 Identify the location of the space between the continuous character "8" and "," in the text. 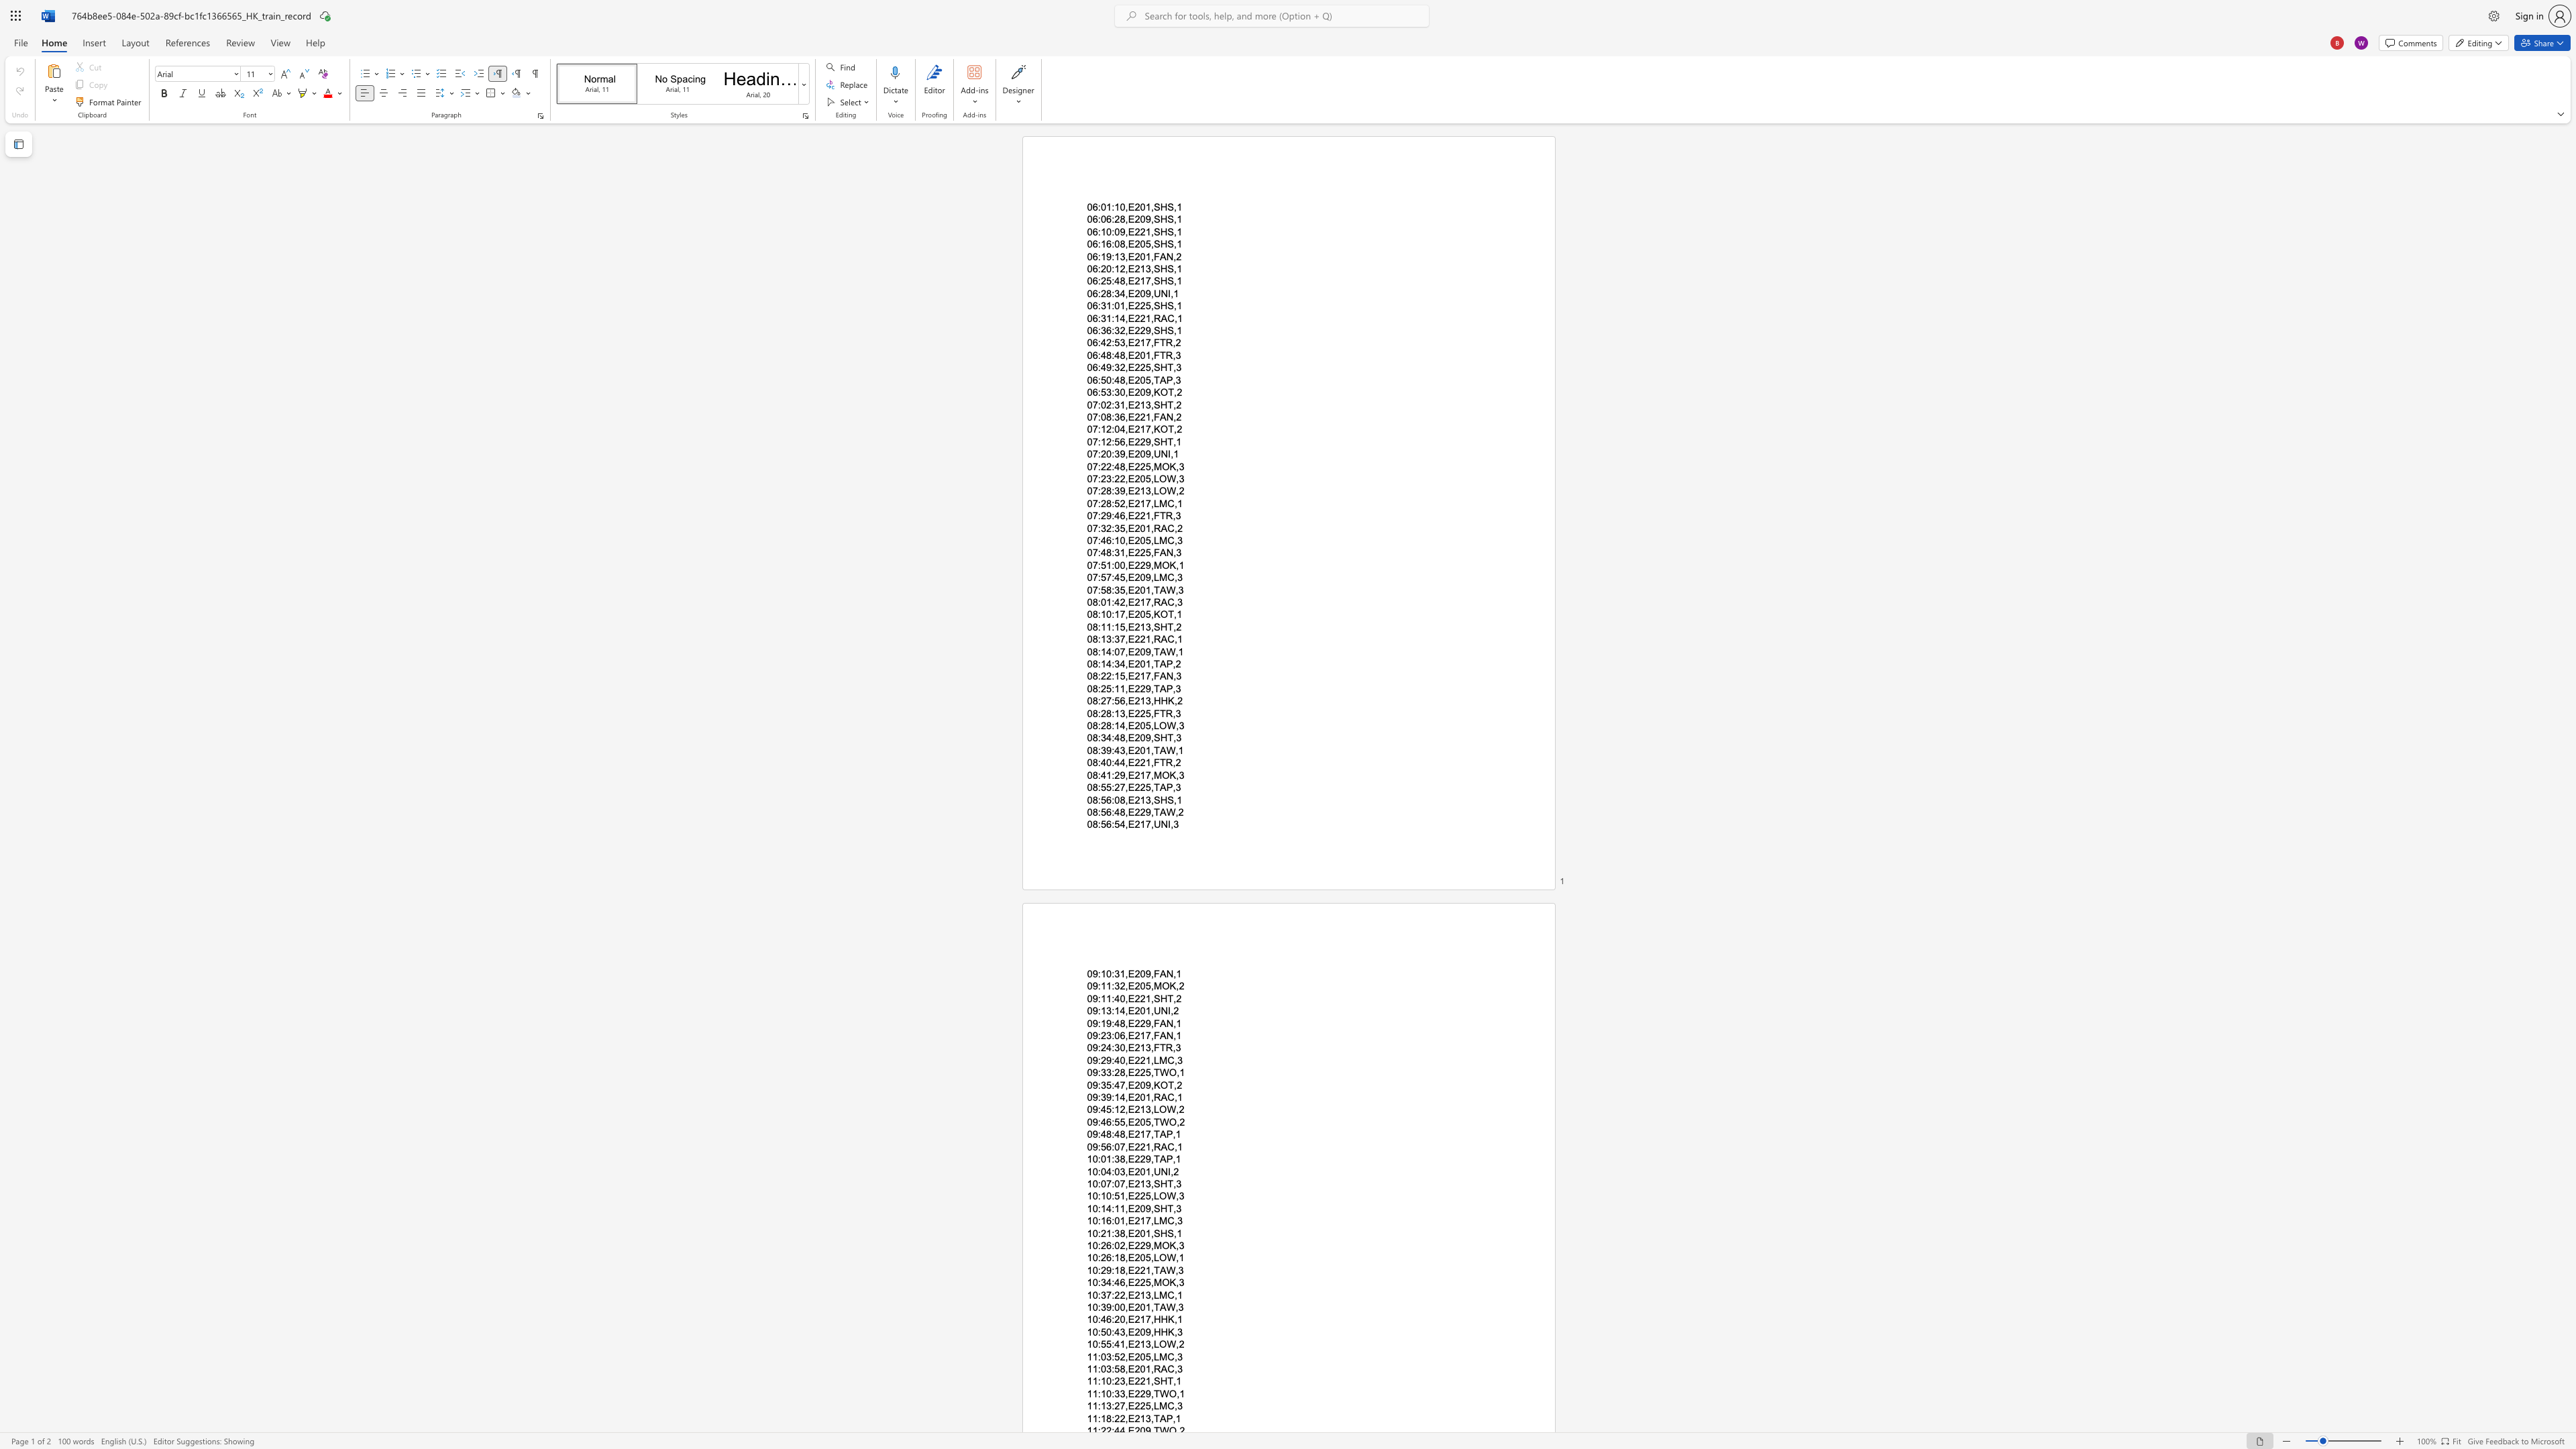
(1124, 219).